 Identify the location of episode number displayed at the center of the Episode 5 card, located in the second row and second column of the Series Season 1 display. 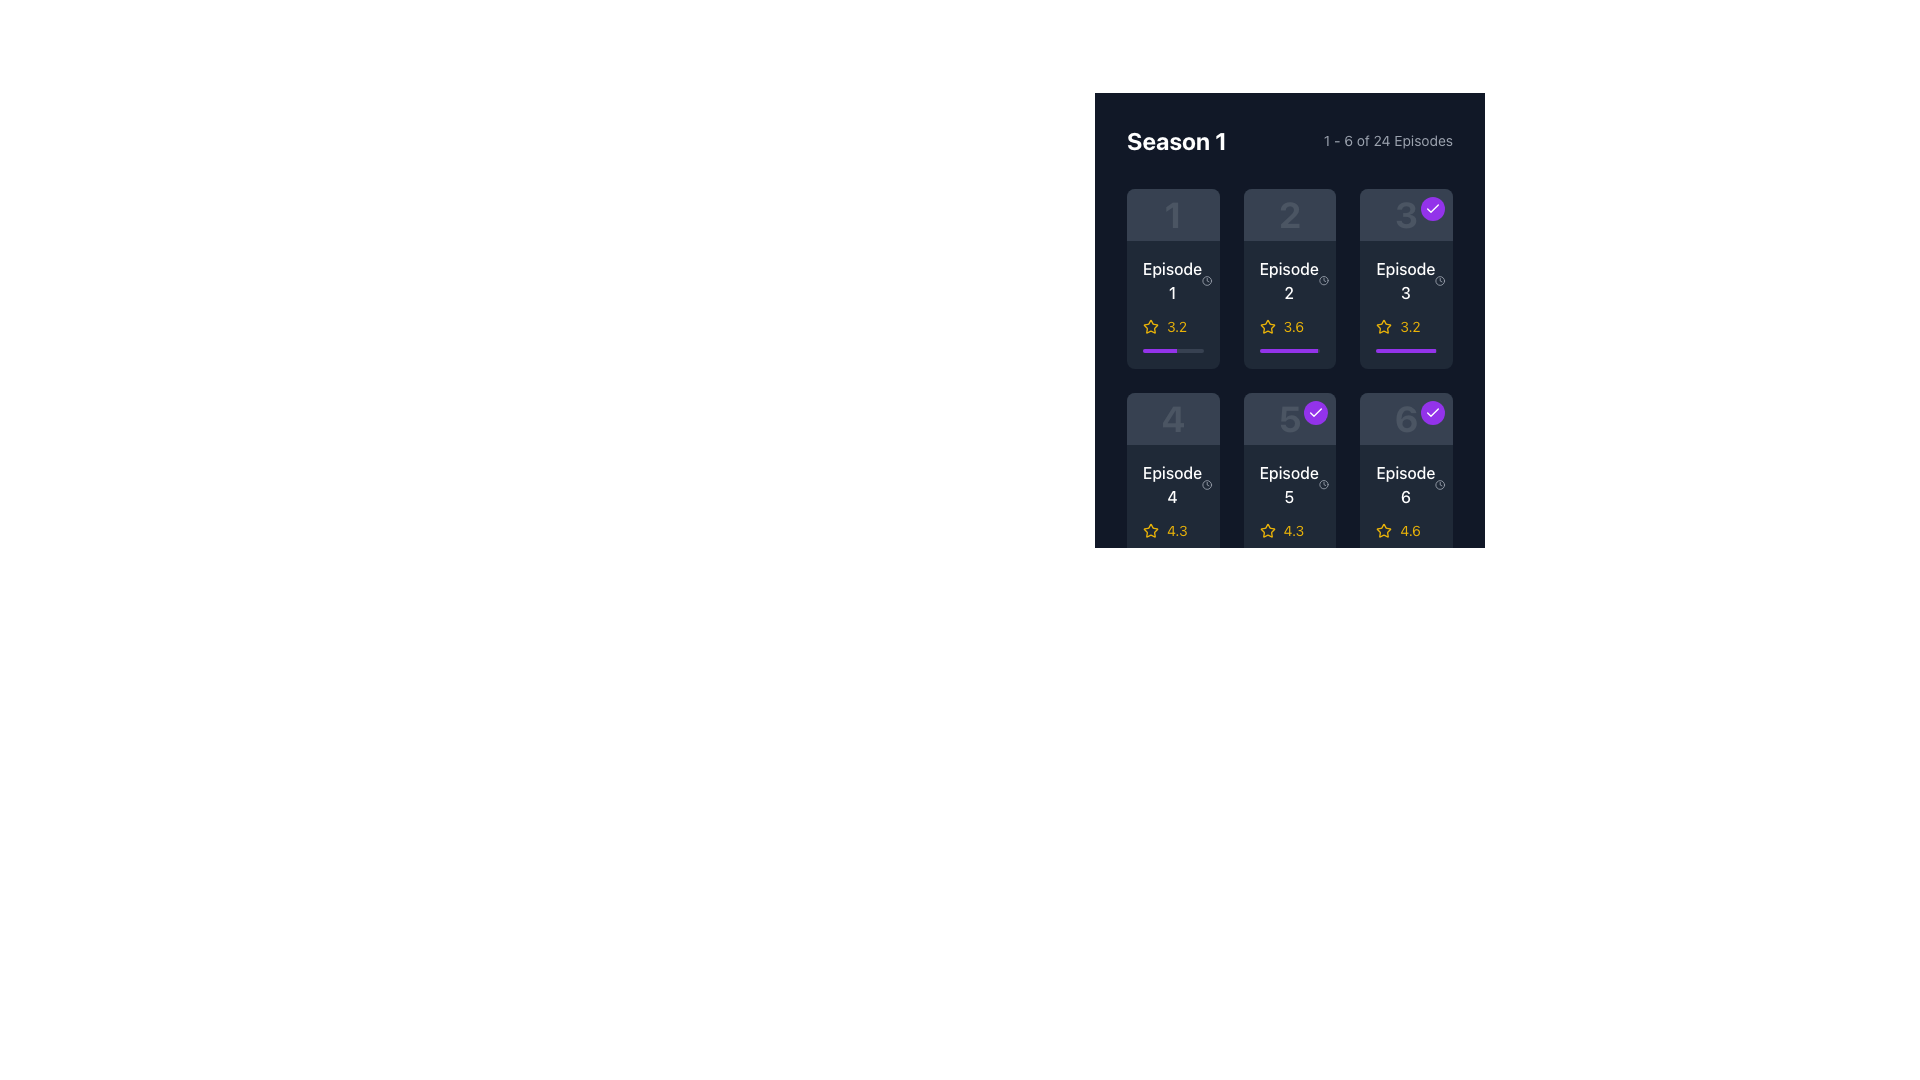
(1290, 418).